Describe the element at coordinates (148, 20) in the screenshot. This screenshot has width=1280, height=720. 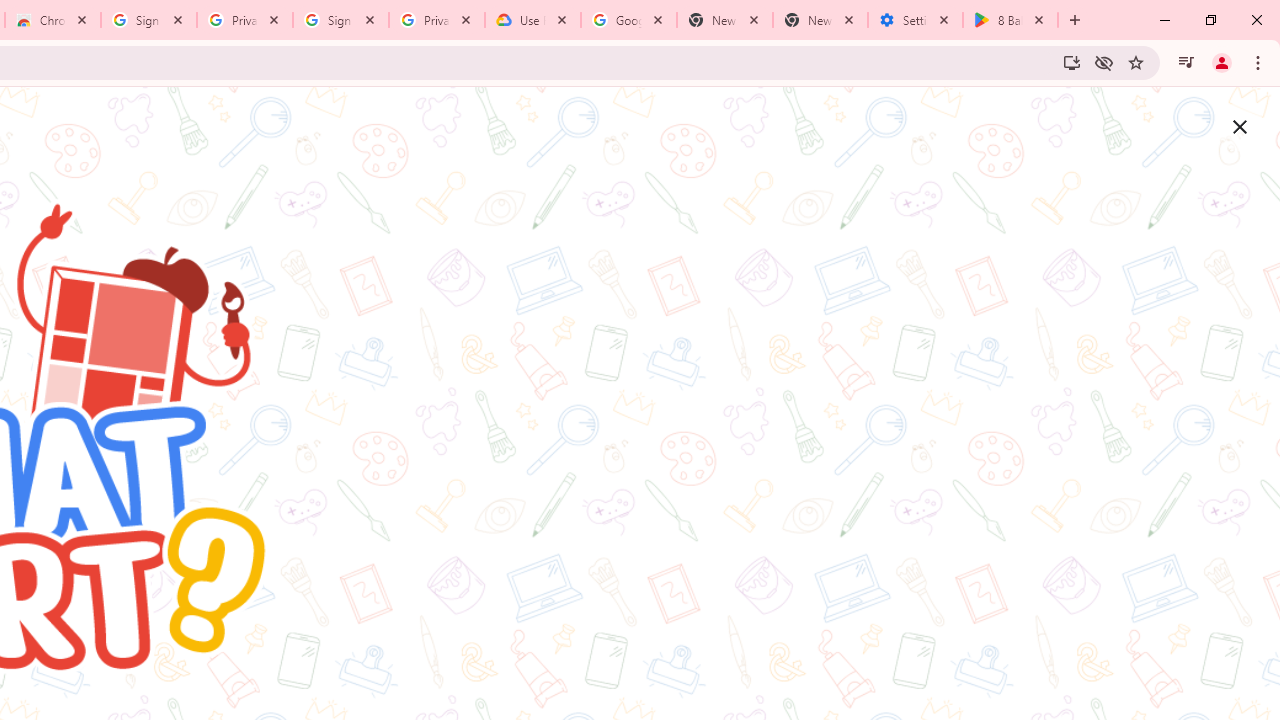
I see `'Sign in - Google Accounts'` at that location.